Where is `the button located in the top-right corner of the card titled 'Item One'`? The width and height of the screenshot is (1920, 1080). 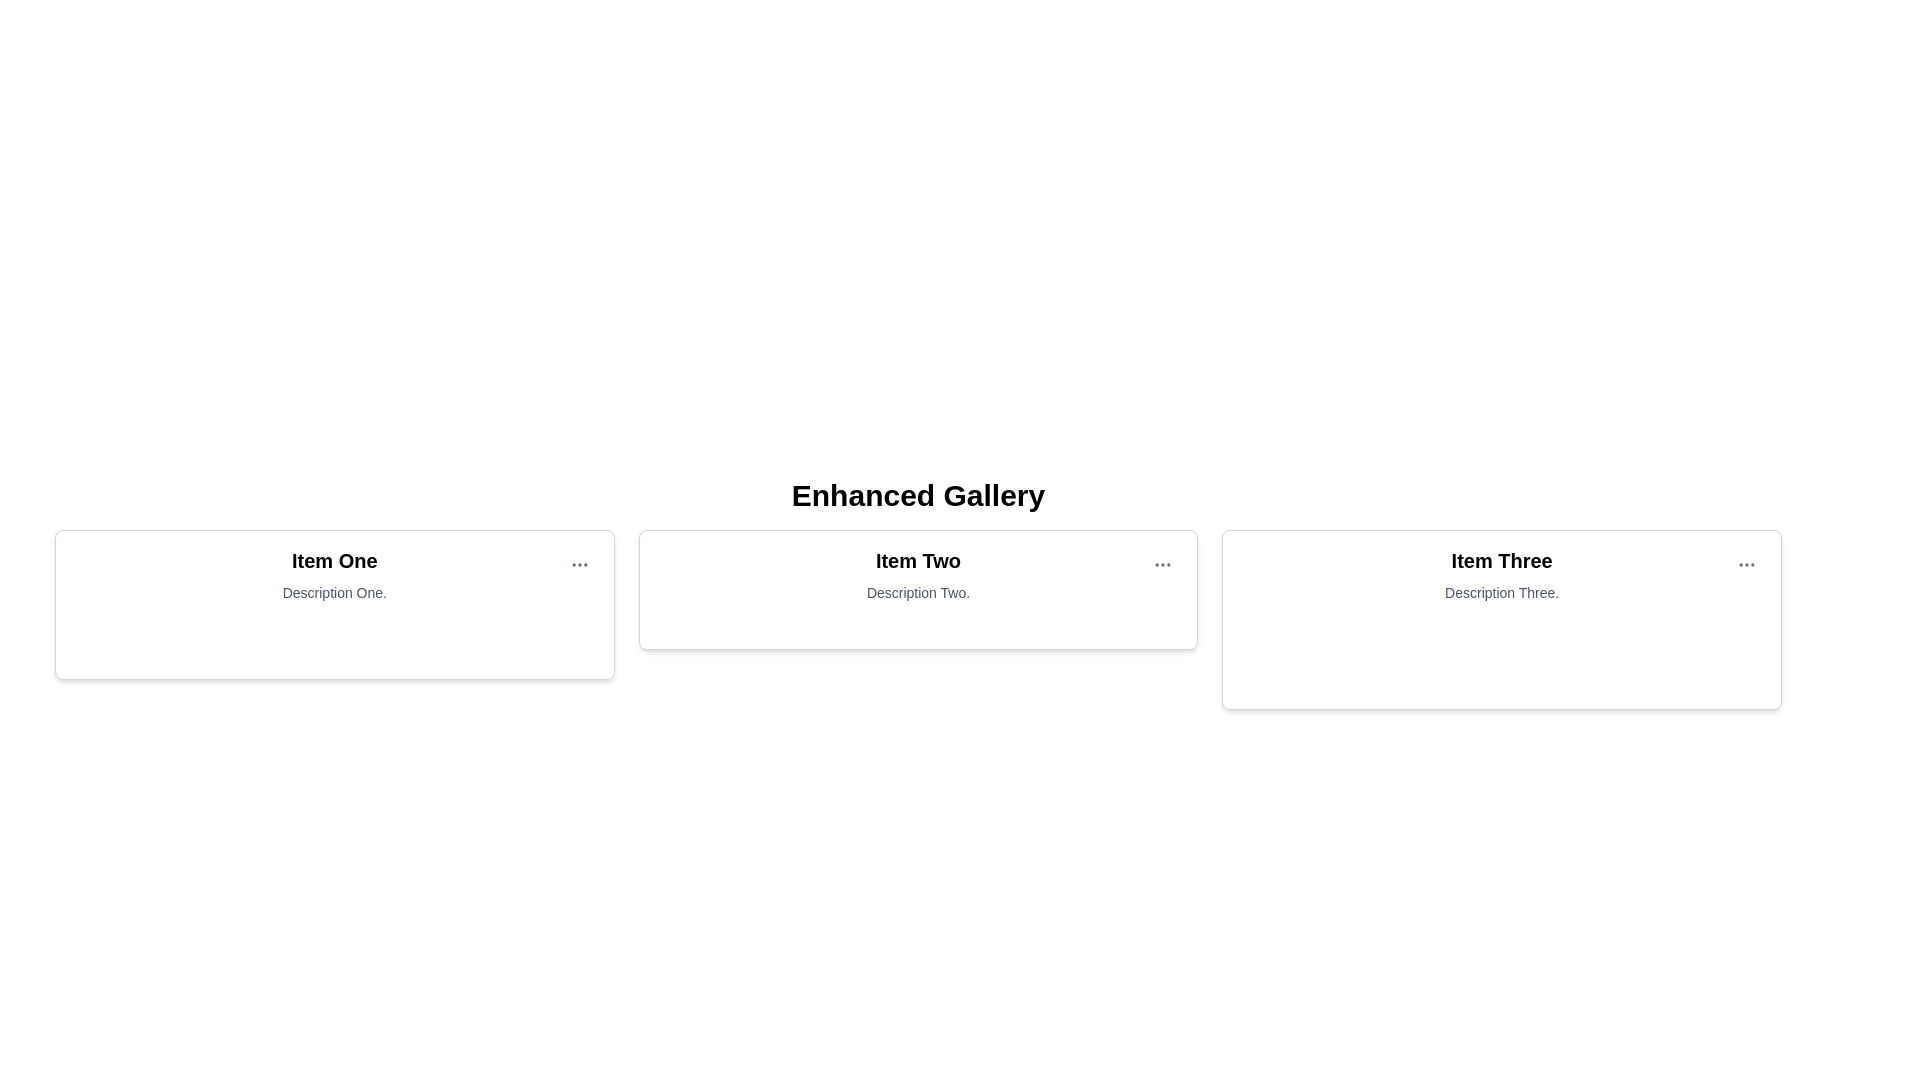 the button located in the top-right corner of the card titled 'Item One' is located at coordinates (578, 564).